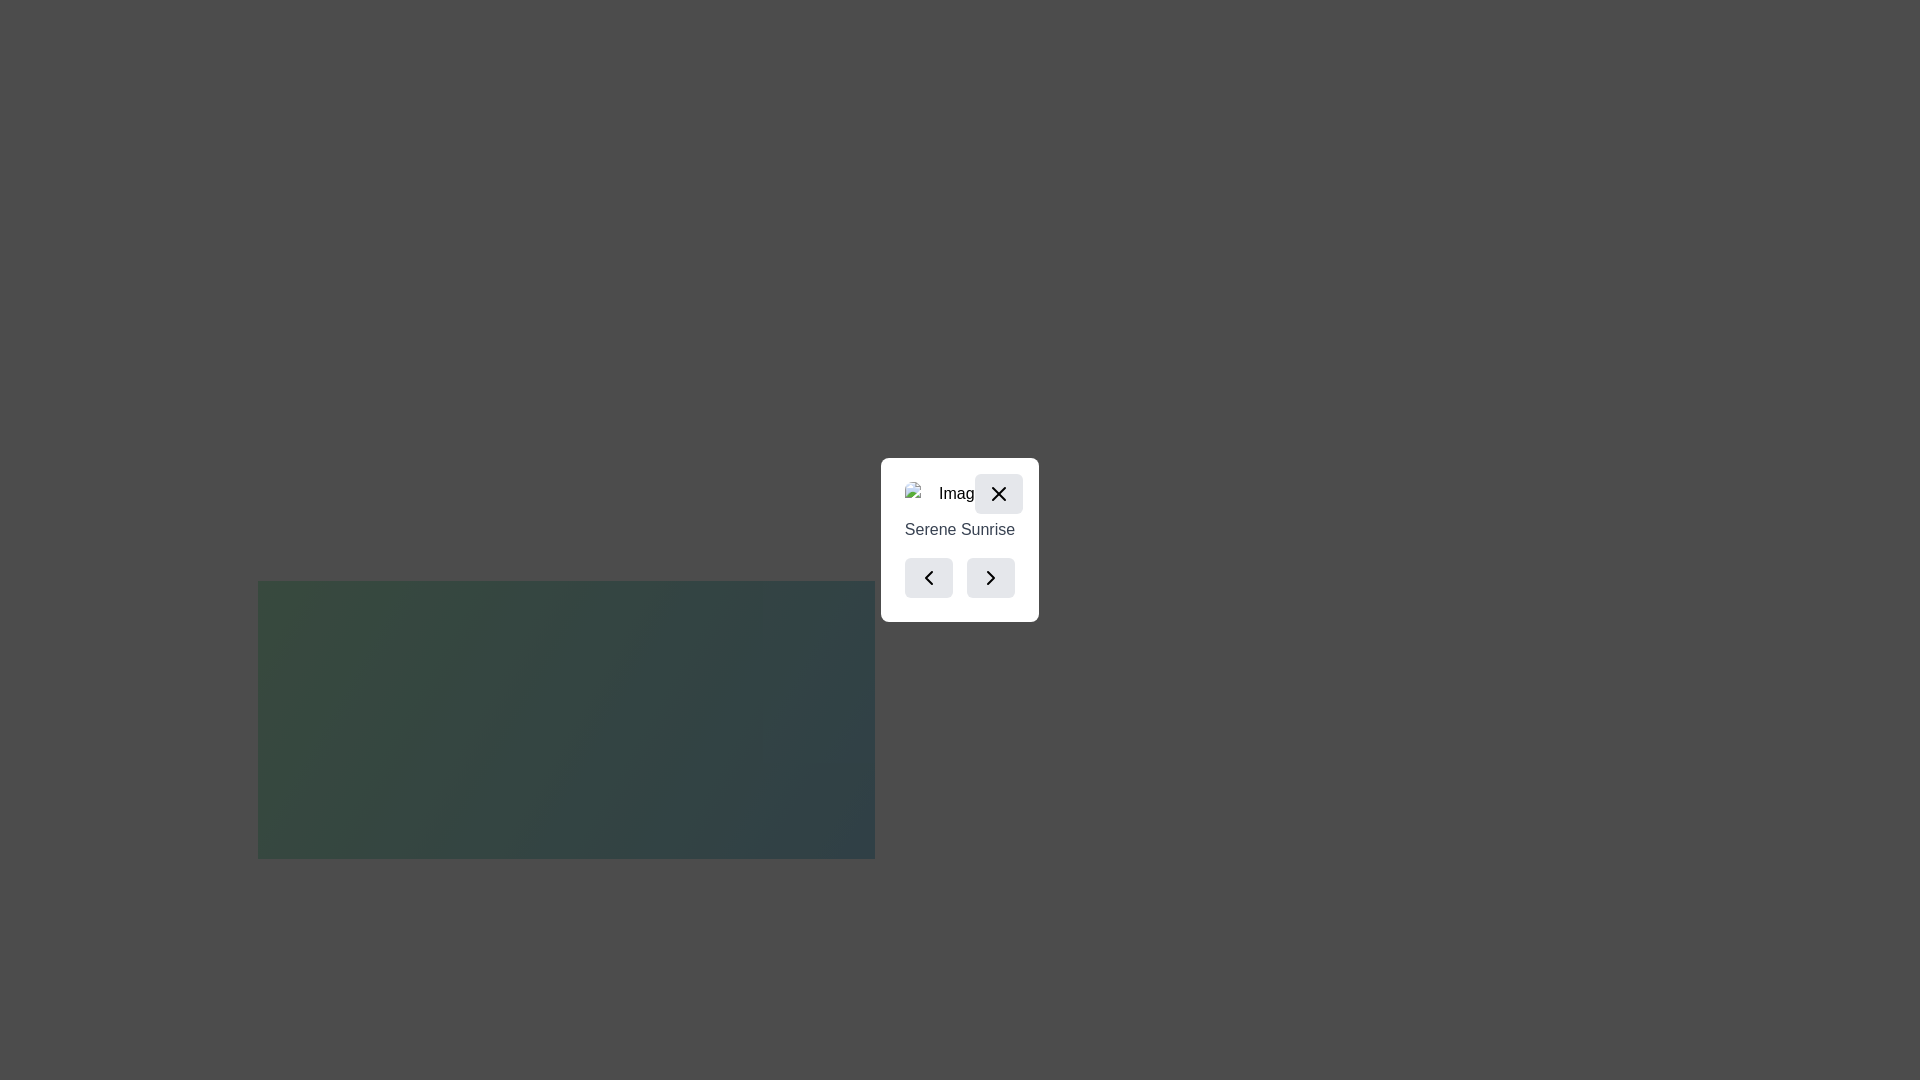 This screenshot has height=1080, width=1920. Describe the element at coordinates (991, 578) in the screenshot. I see `the rightward-pointing chevron icon located at the farthest-right position of a set of three control elements in the bottom-right of the 'Serene Sunrise' dialog box` at that location.